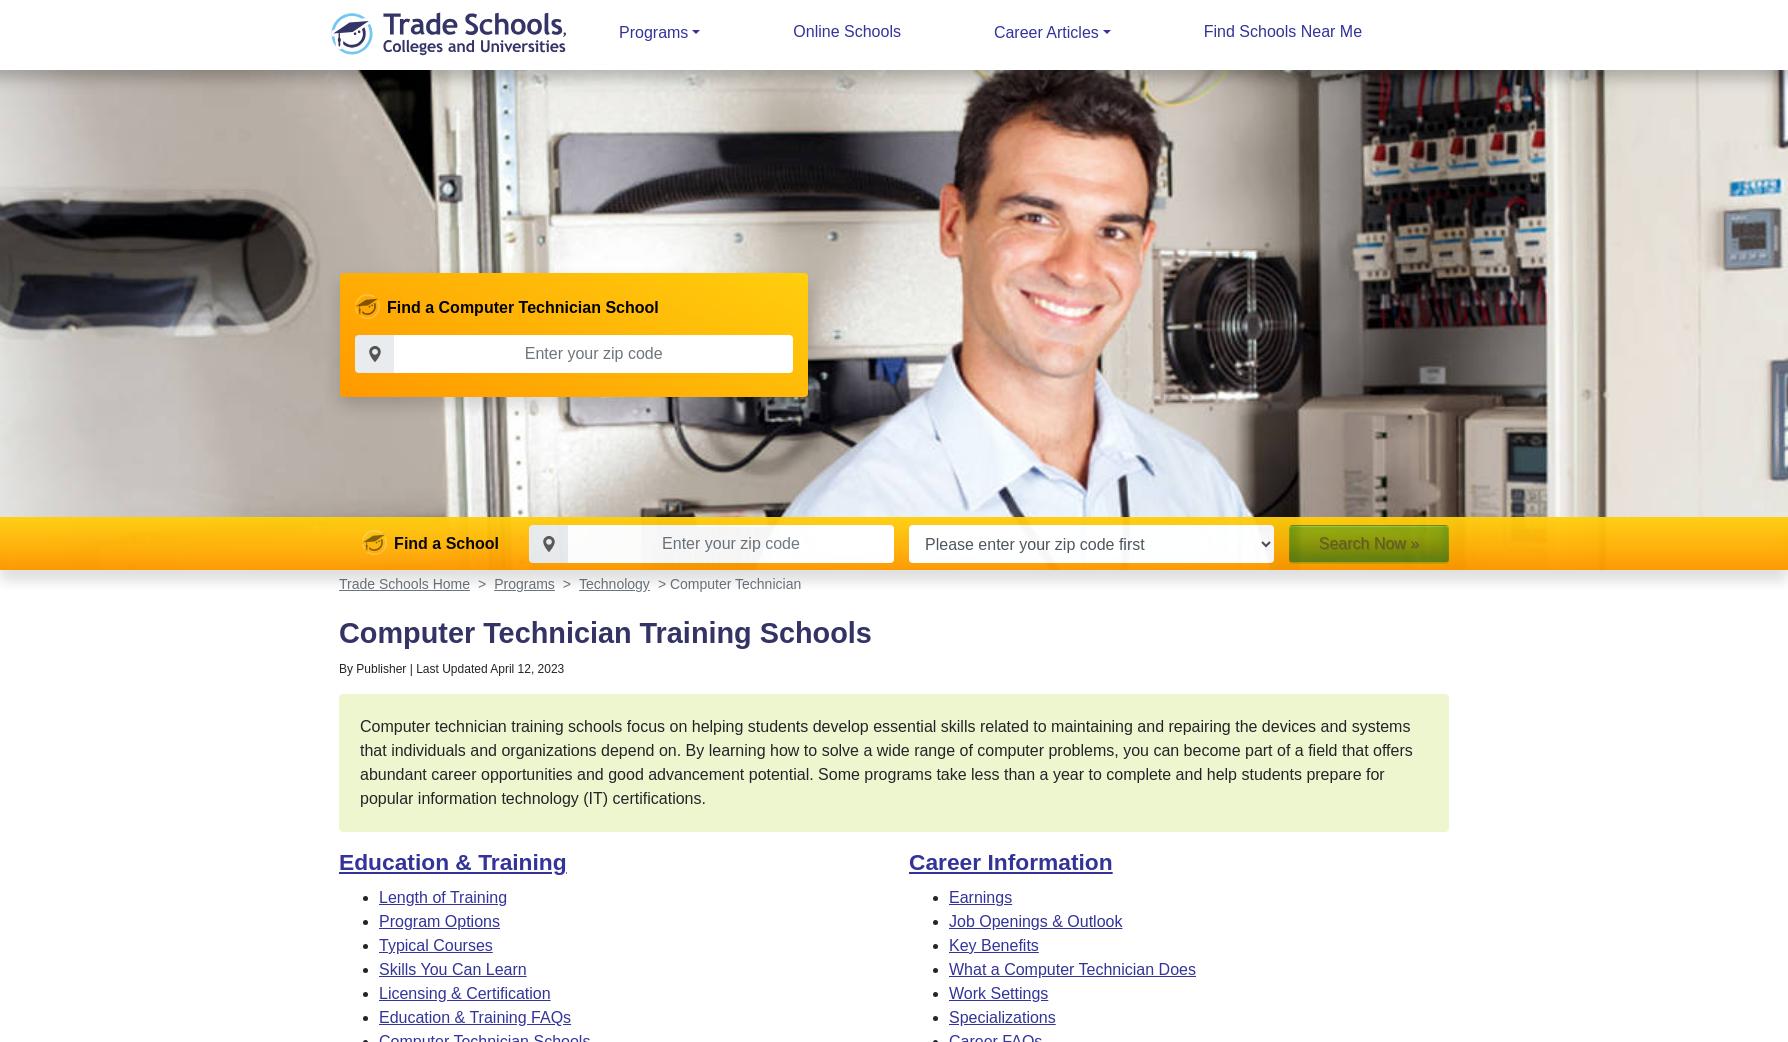  What do you see at coordinates (442, 896) in the screenshot?
I see `'Length of Training'` at bounding box center [442, 896].